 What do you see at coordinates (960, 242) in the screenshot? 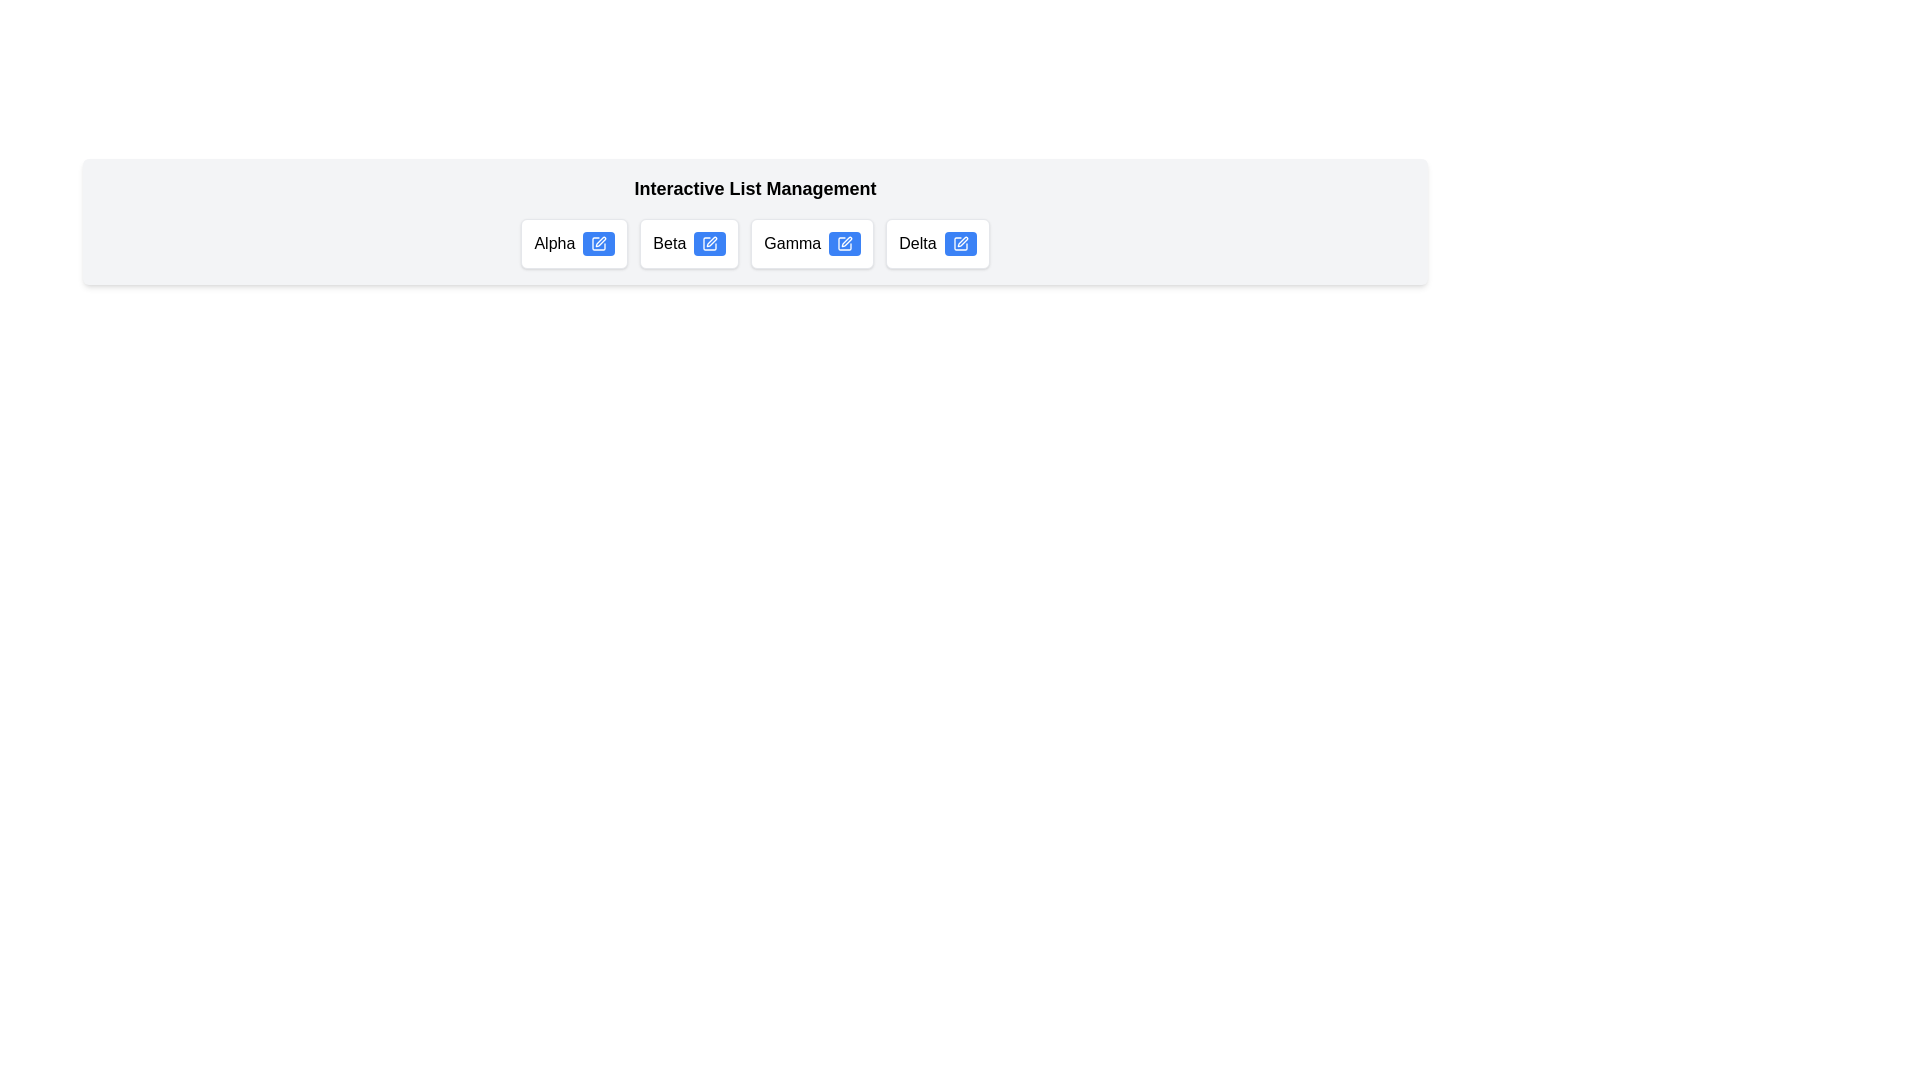
I see `the pen icon with a blue background located within the last button labeled 'Delta'` at bounding box center [960, 242].